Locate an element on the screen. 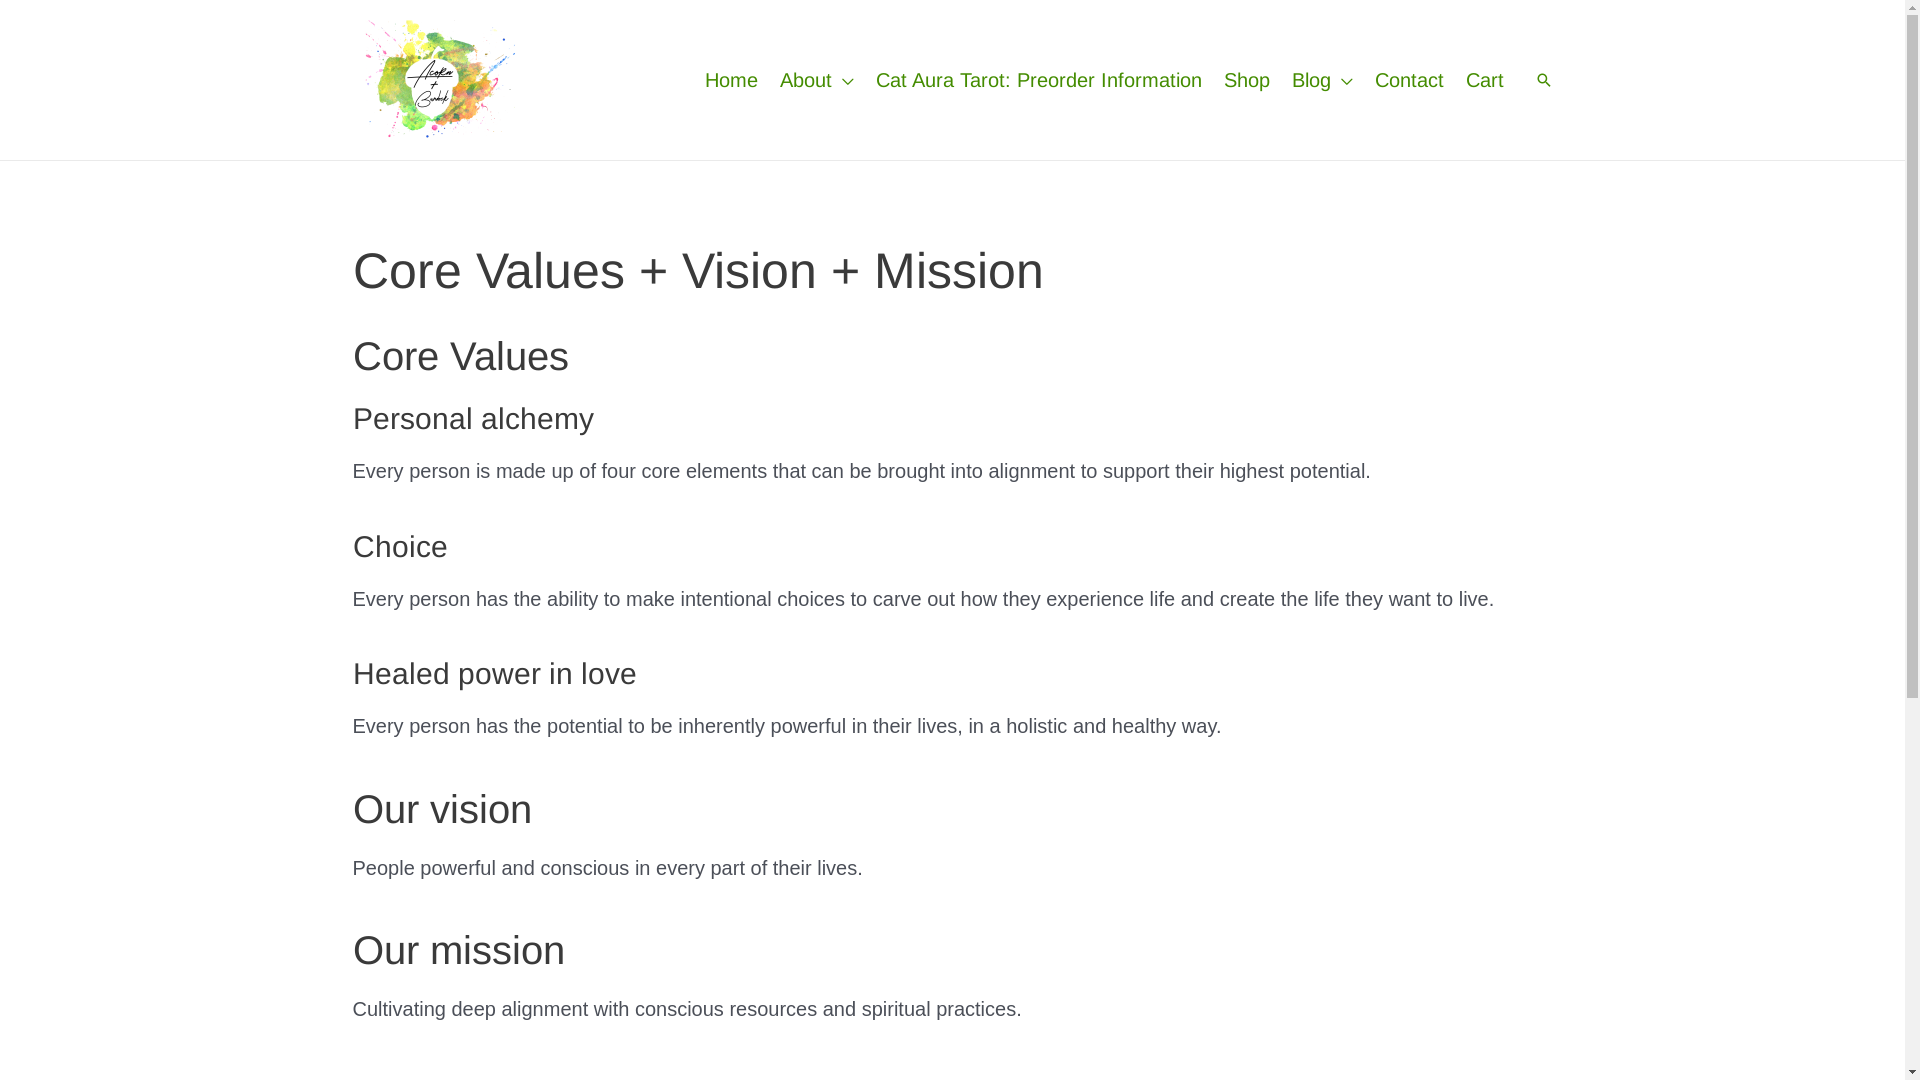 The image size is (1920, 1080). 'Home' is located at coordinates (730, 79).